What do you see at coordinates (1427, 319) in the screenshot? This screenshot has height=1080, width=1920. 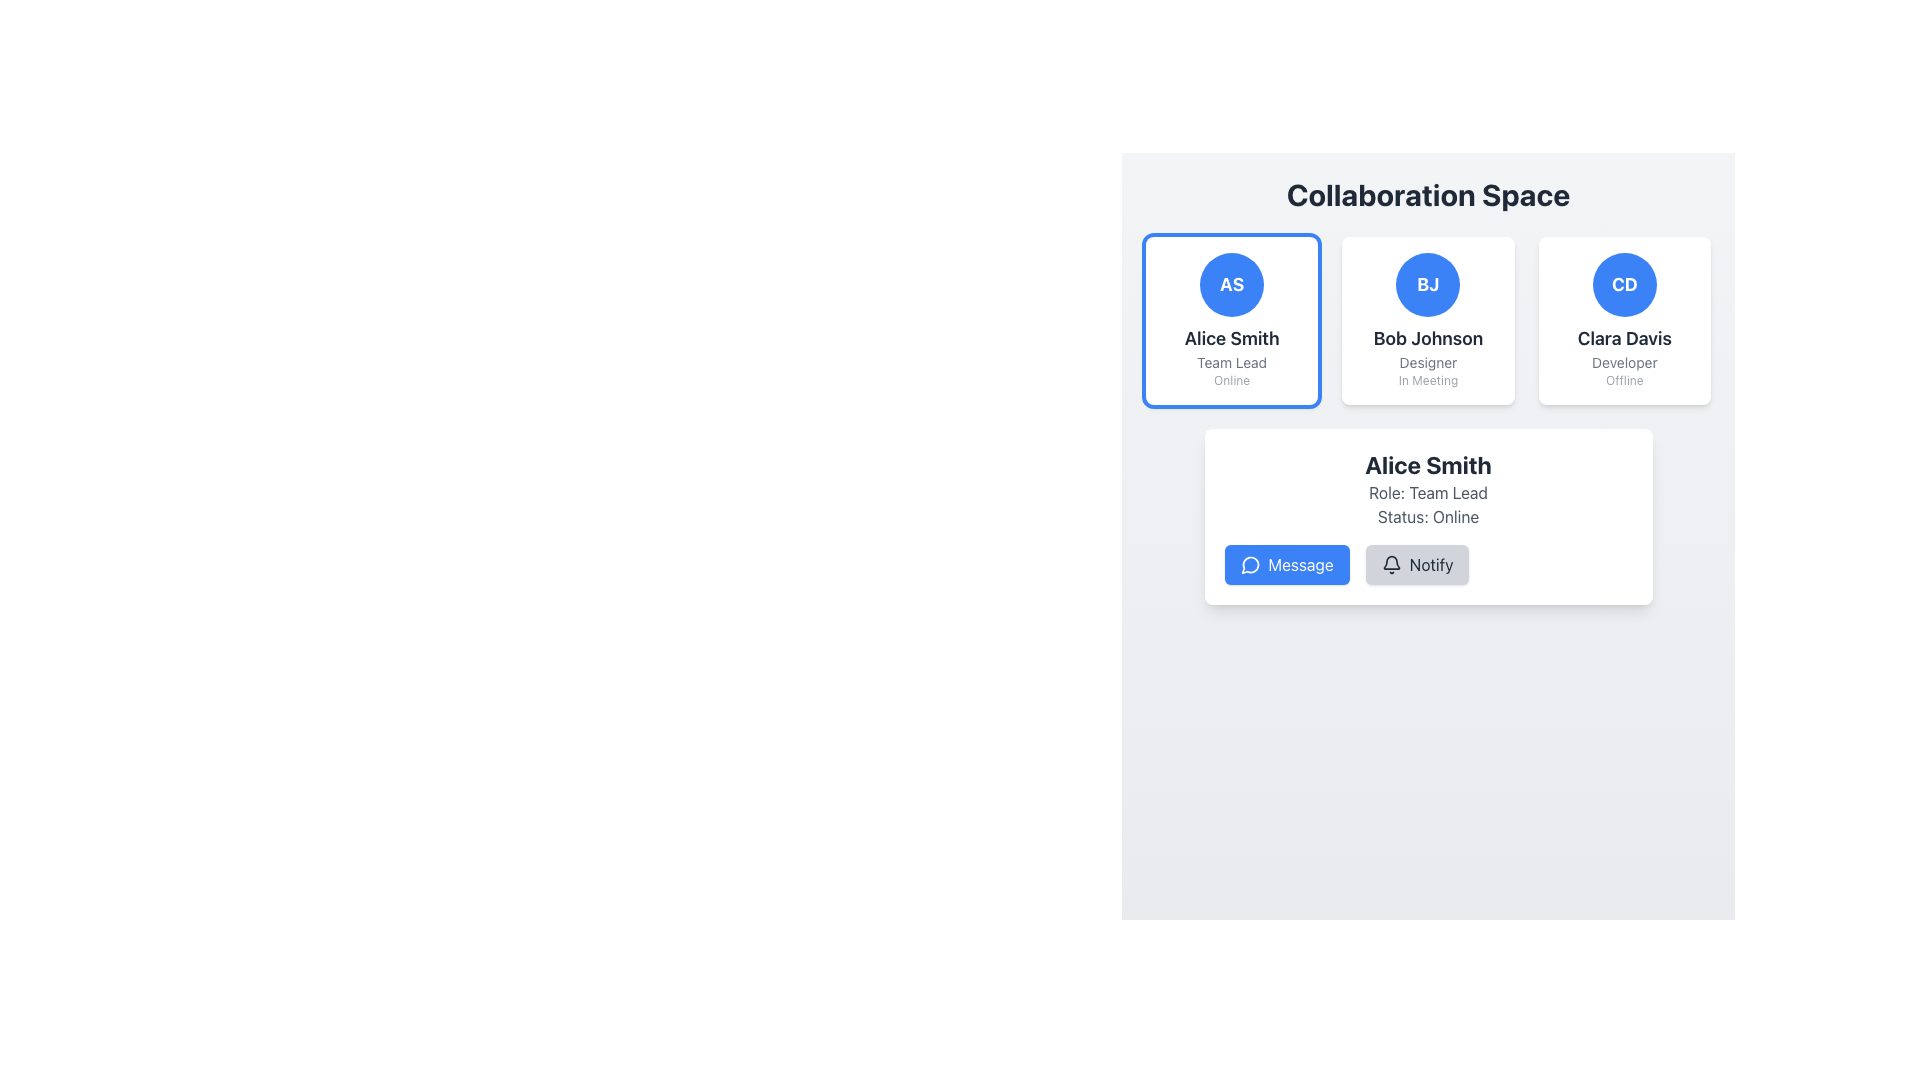 I see `the interactive card for 'Bob Johnson', which has a circular avatar with initials 'BJ', bold name text, and status 'In Meeting'` at bounding box center [1427, 319].